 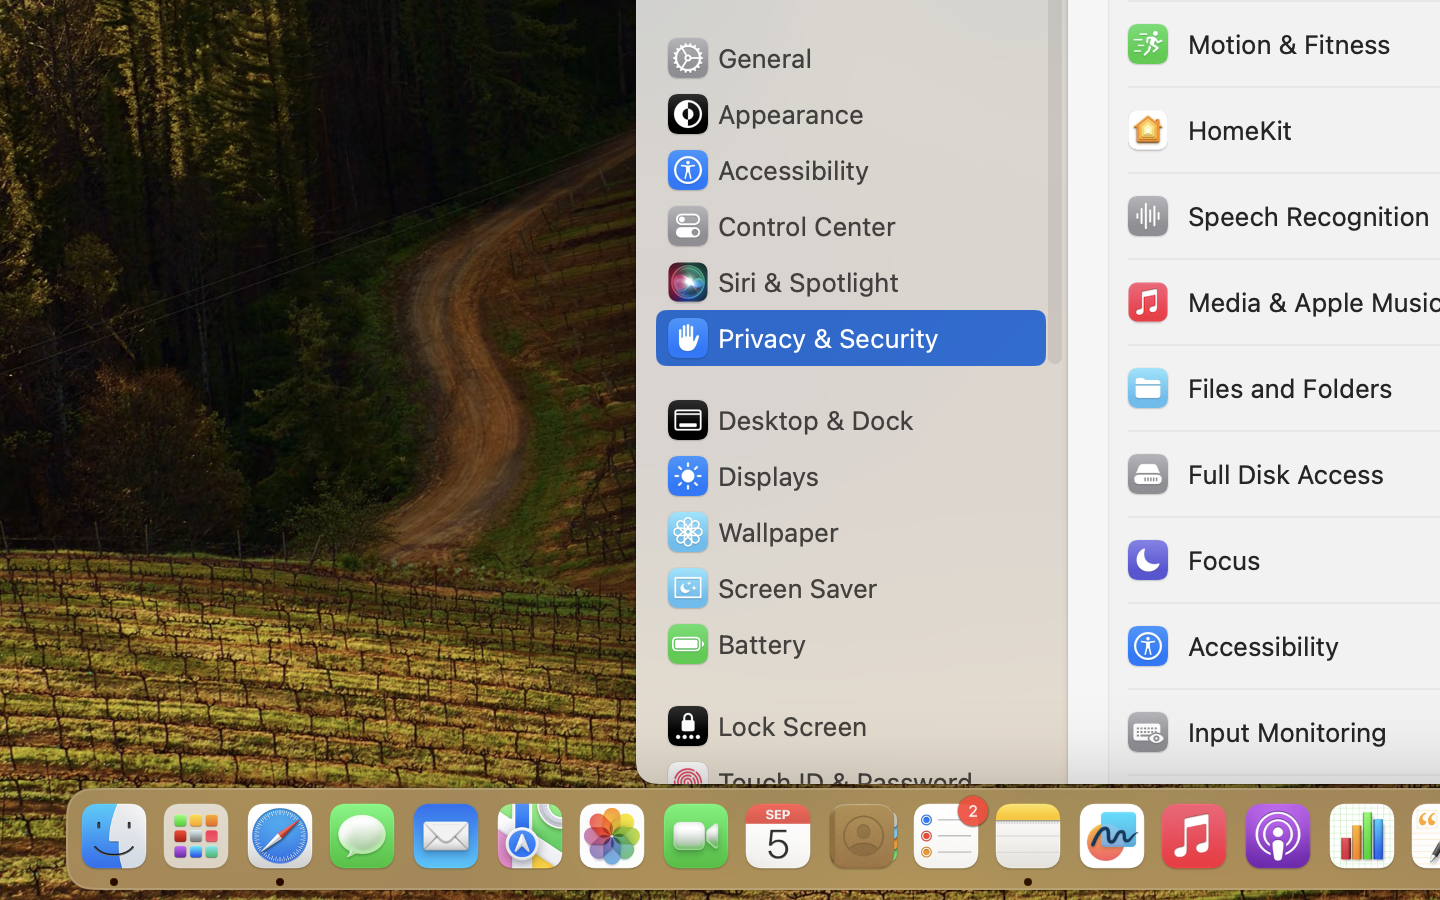 What do you see at coordinates (736, 56) in the screenshot?
I see `'General'` at bounding box center [736, 56].